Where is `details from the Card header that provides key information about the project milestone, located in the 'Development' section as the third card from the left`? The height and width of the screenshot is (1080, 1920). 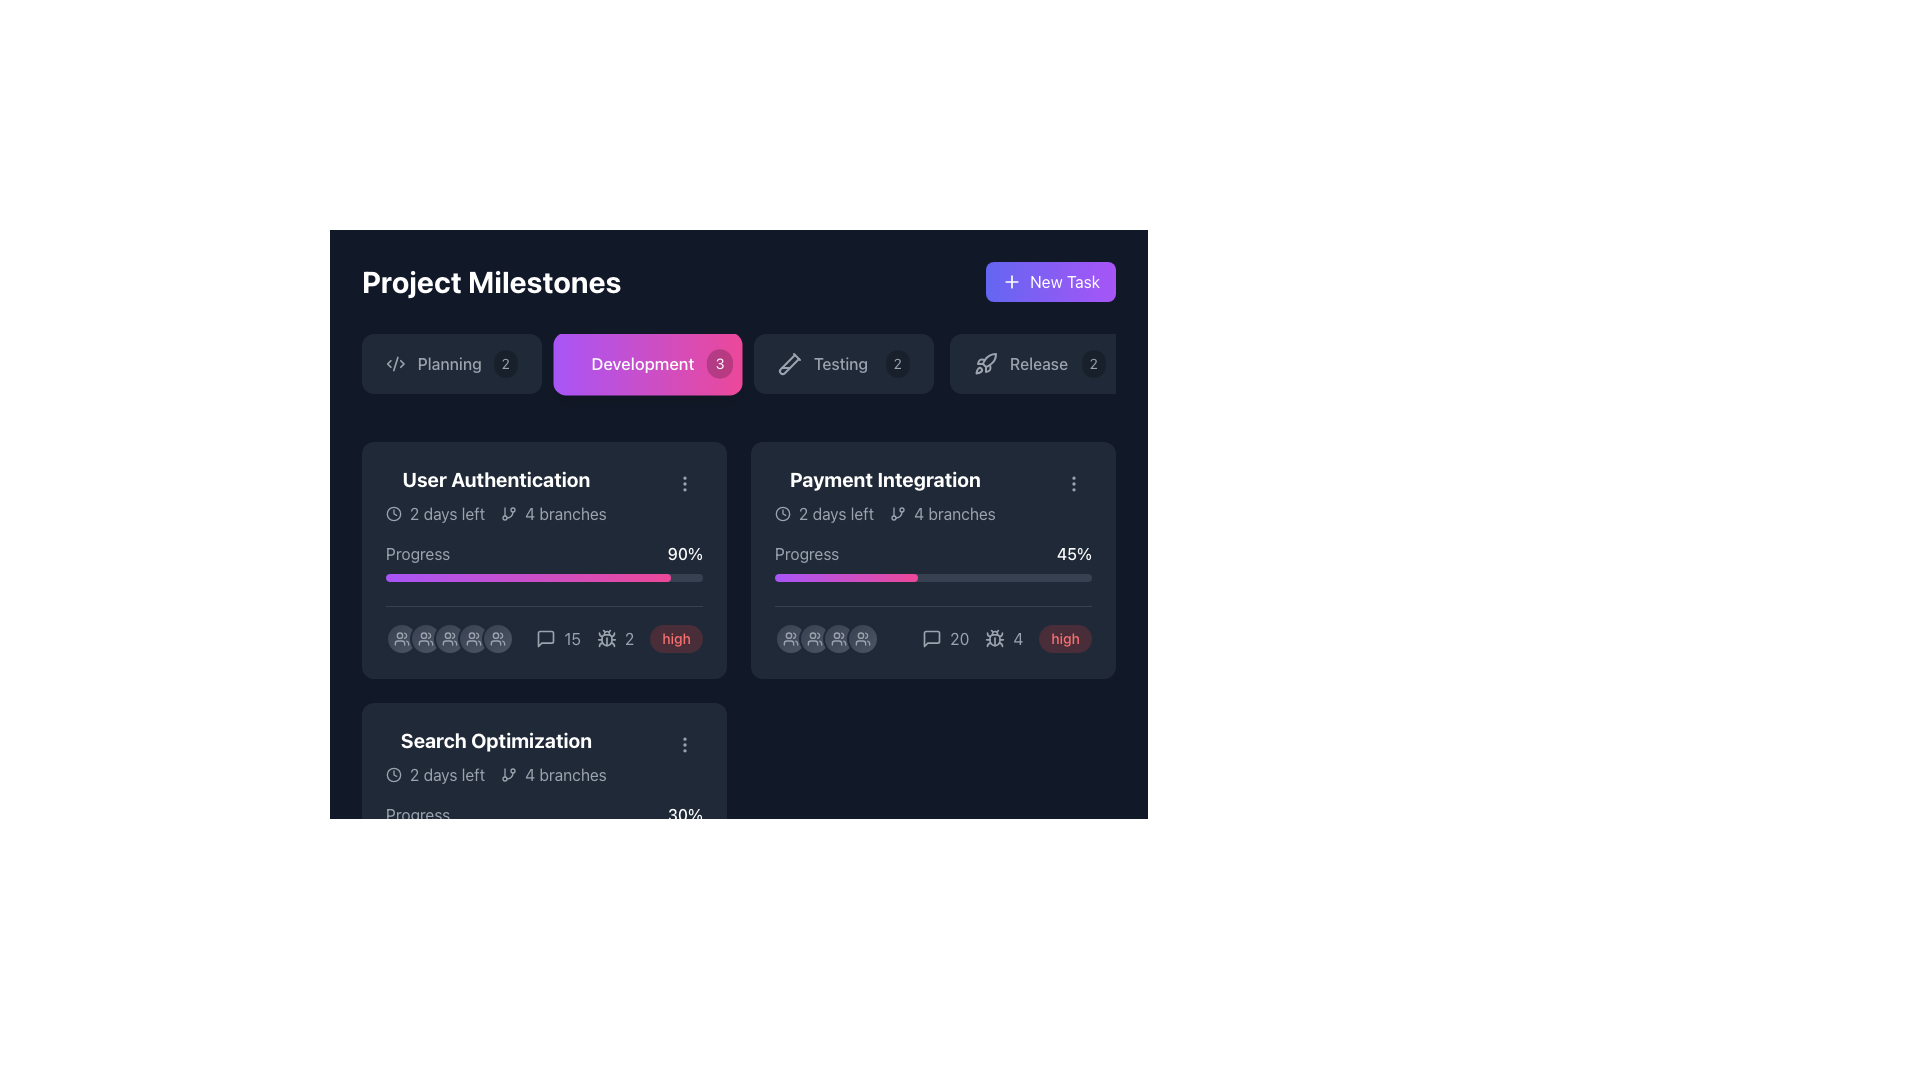 details from the Card header that provides key information about the project milestone, located in the 'Development' section as the third card from the left is located at coordinates (544, 756).